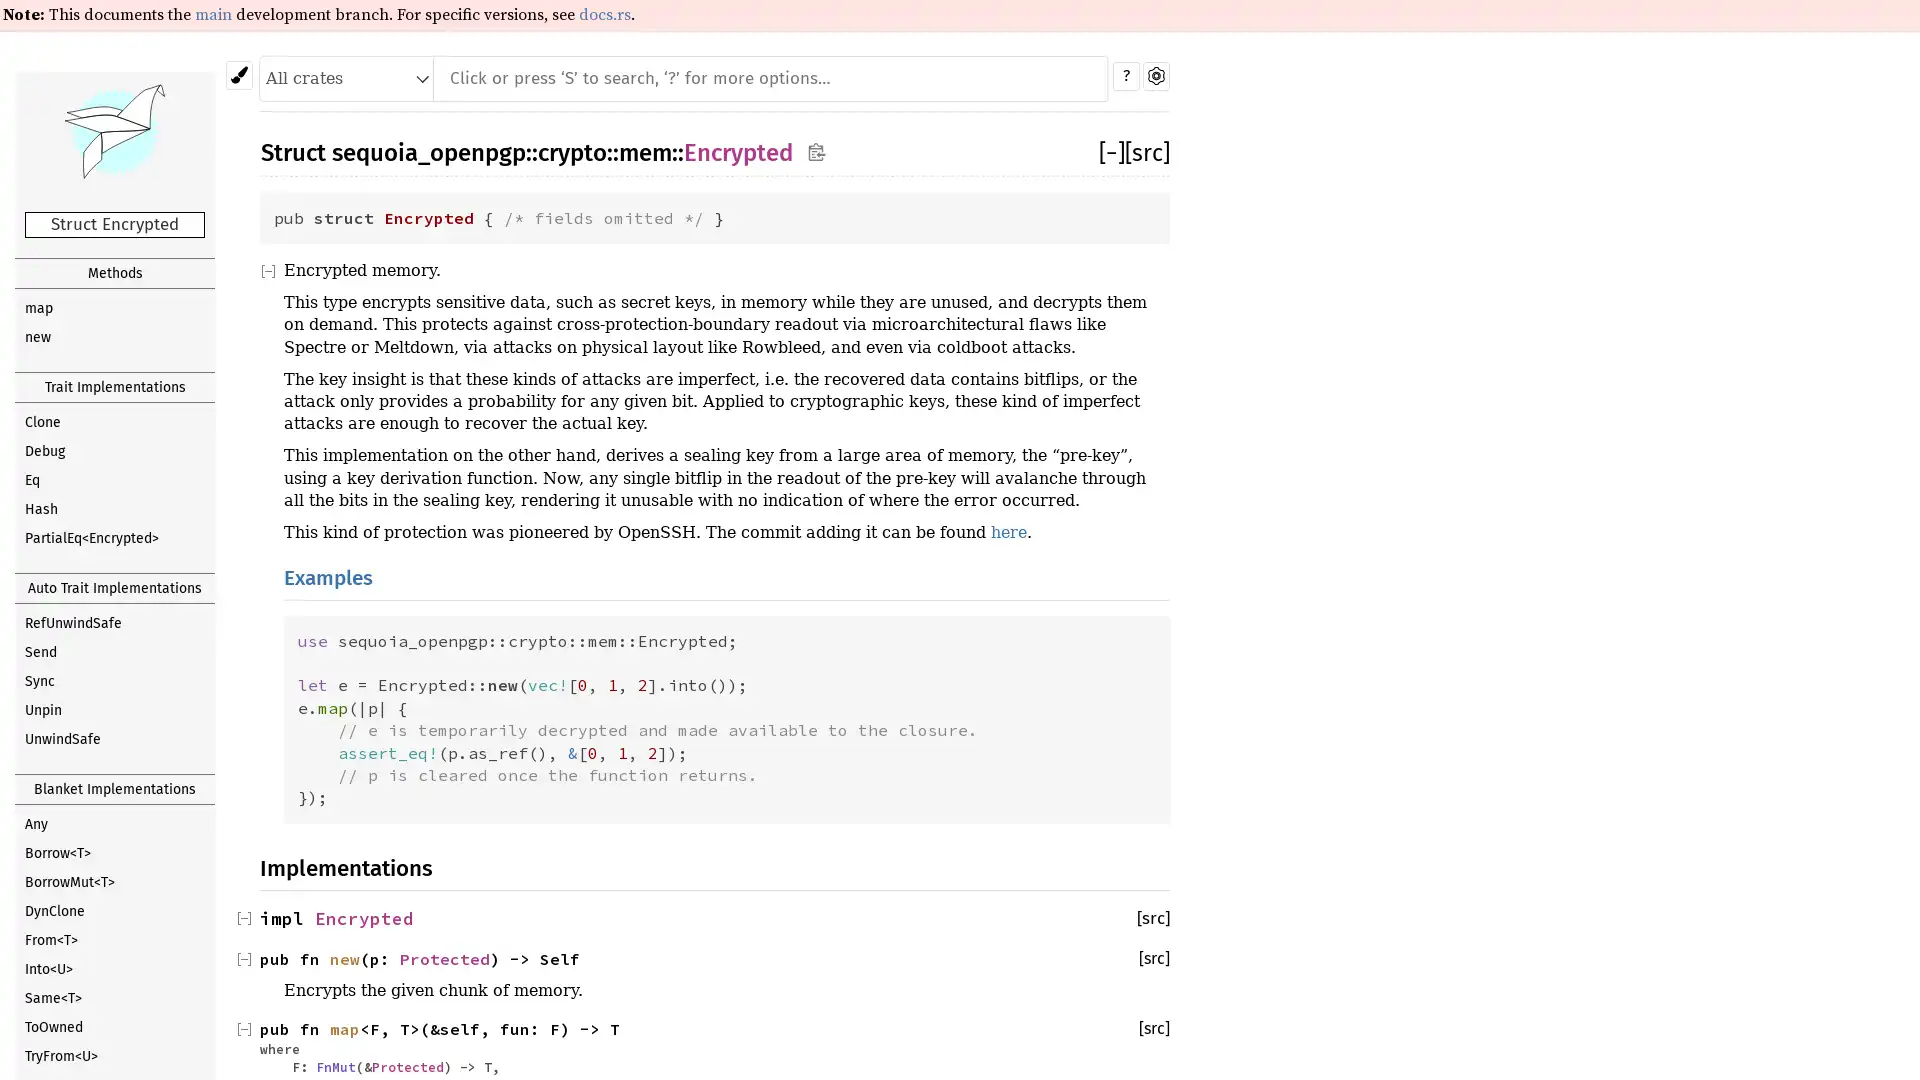 The height and width of the screenshot is (1080, 1920). What do you see at coordinates (1126, 75) in the screenshot?
I see `?` at bounding box center [1126, 75].